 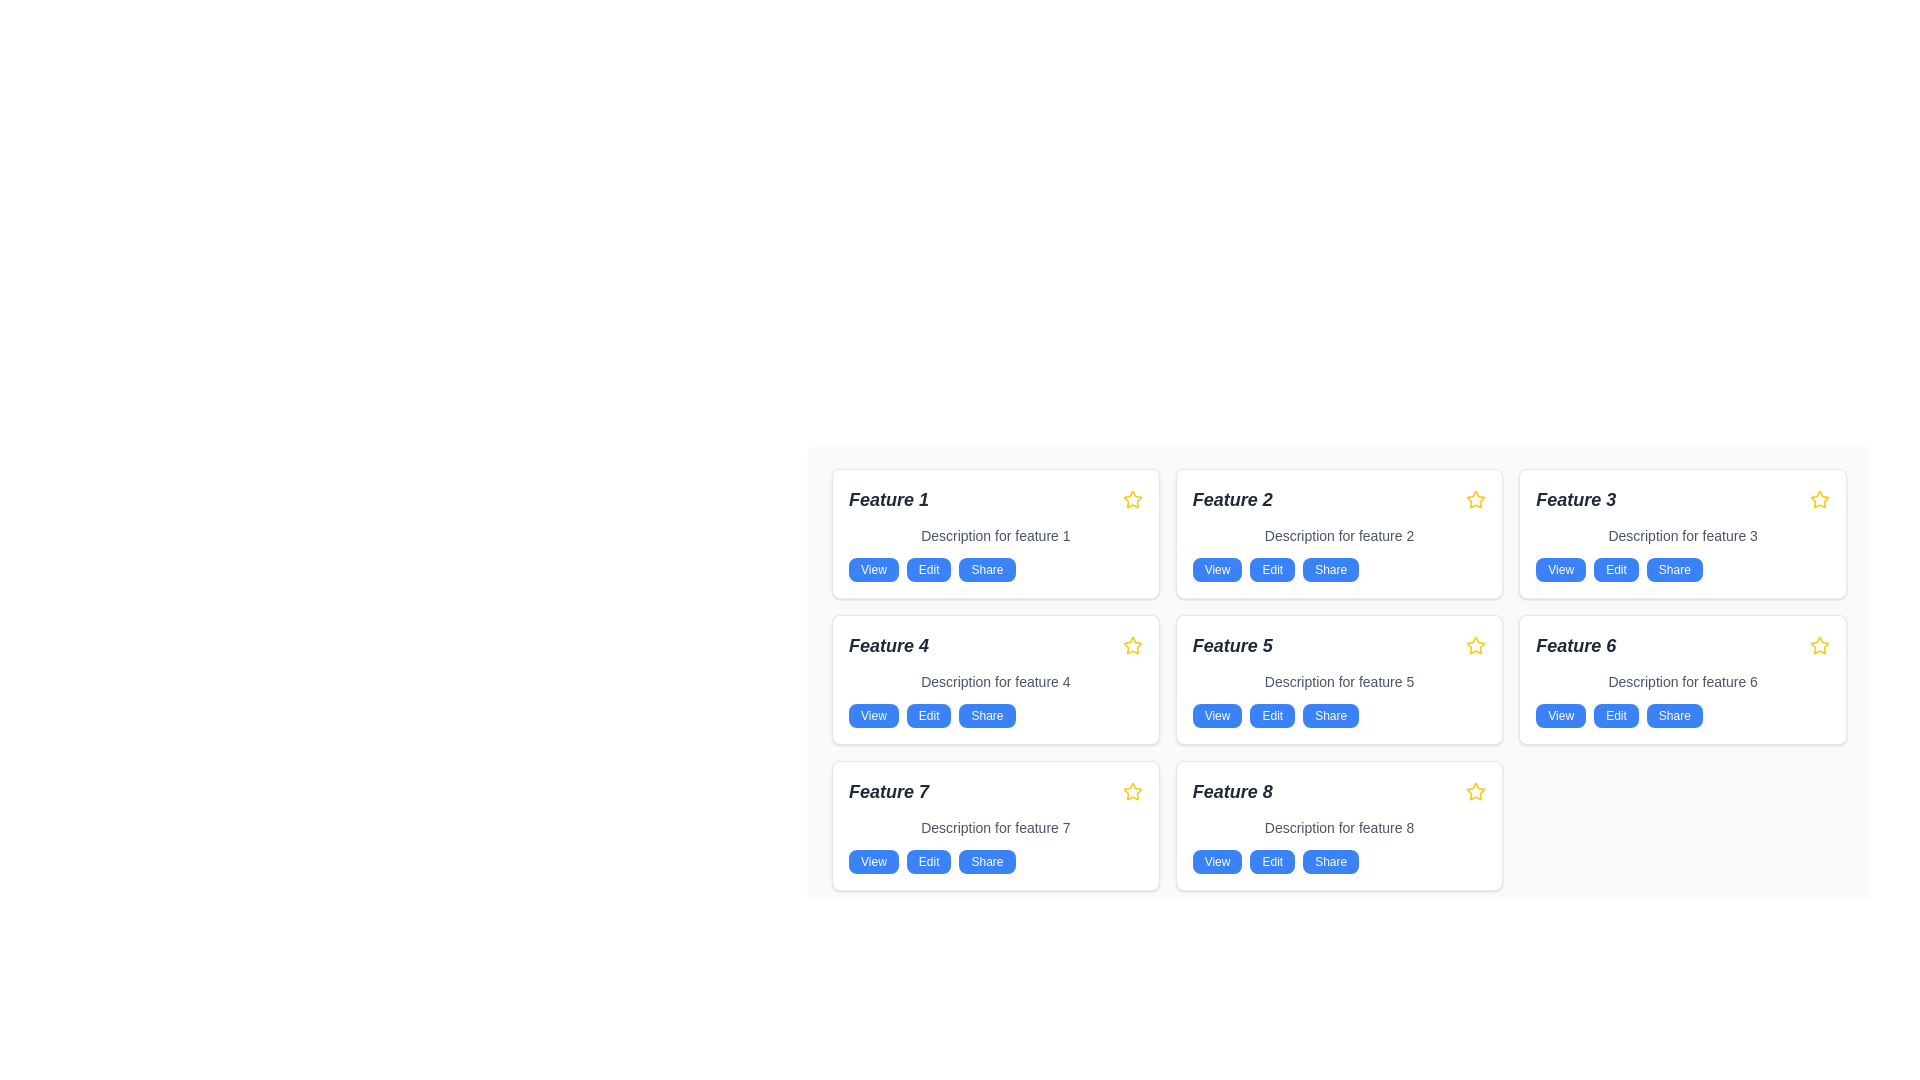 What do you see at coordinates (1616, 715) in the screenshot?
I see `the blue rectangular button with rounded corners labeled 'Edit' located under the 'Feature 6' section` at bounding box center [1616, 715].